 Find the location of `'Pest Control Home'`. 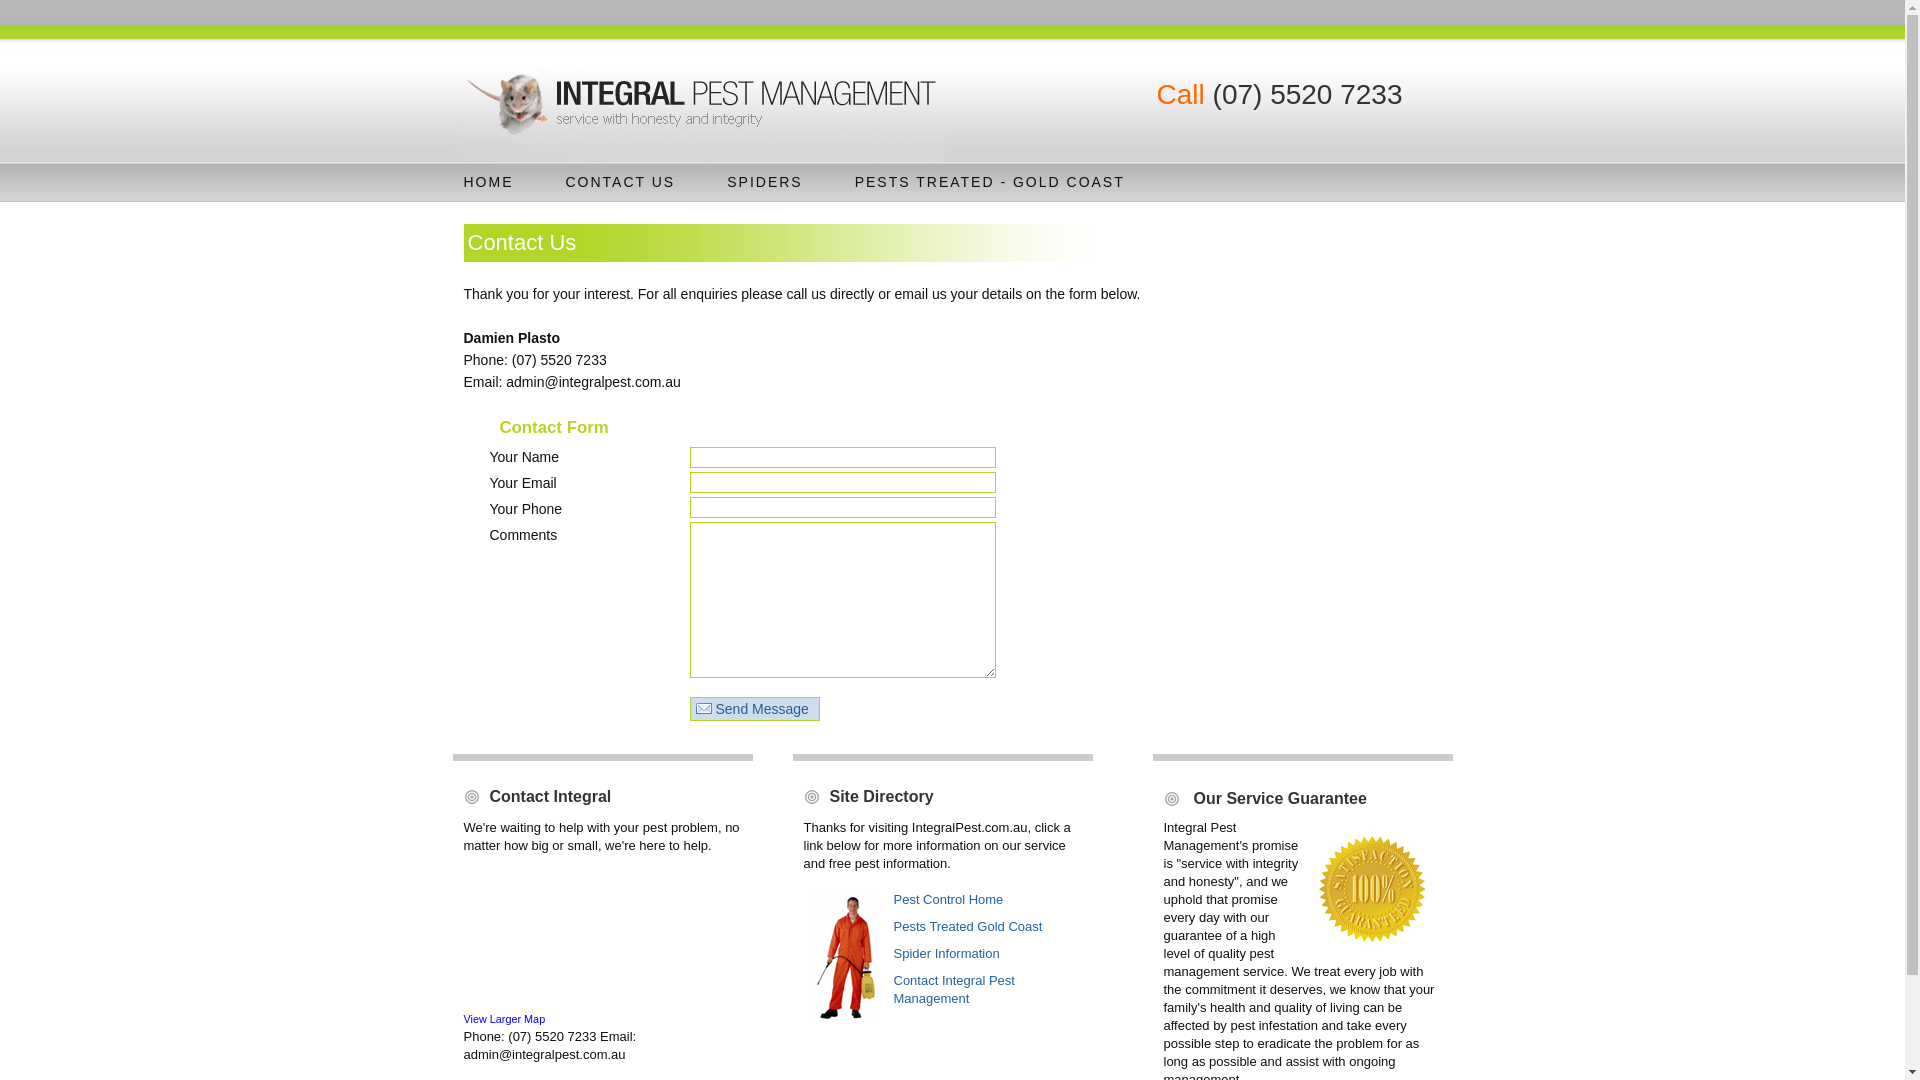

'Pest Control Home' is located at coordinates (948, 898).